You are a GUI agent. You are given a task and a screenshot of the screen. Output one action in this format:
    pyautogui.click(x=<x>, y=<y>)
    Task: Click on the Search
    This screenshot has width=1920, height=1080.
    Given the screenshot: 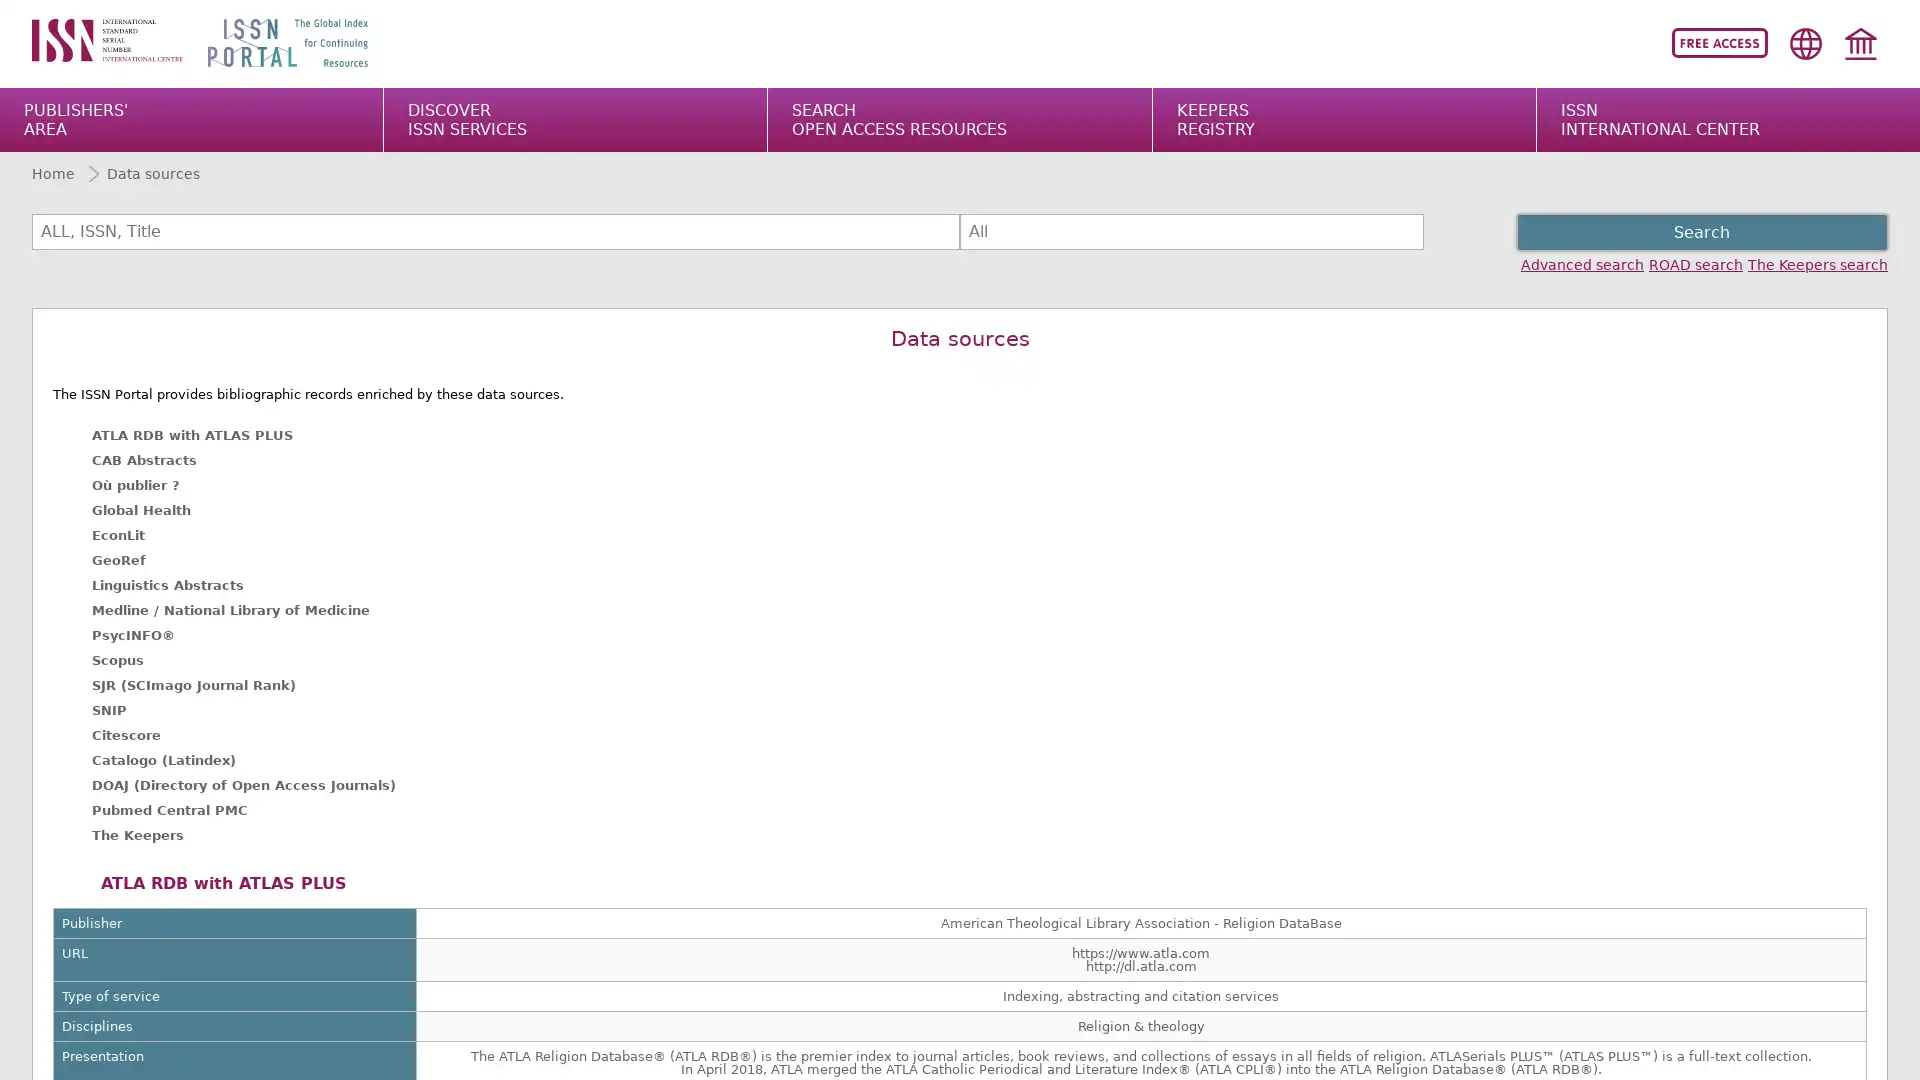 What is the action you would take?
    pyautogui.click(x=1701, y=230)
    